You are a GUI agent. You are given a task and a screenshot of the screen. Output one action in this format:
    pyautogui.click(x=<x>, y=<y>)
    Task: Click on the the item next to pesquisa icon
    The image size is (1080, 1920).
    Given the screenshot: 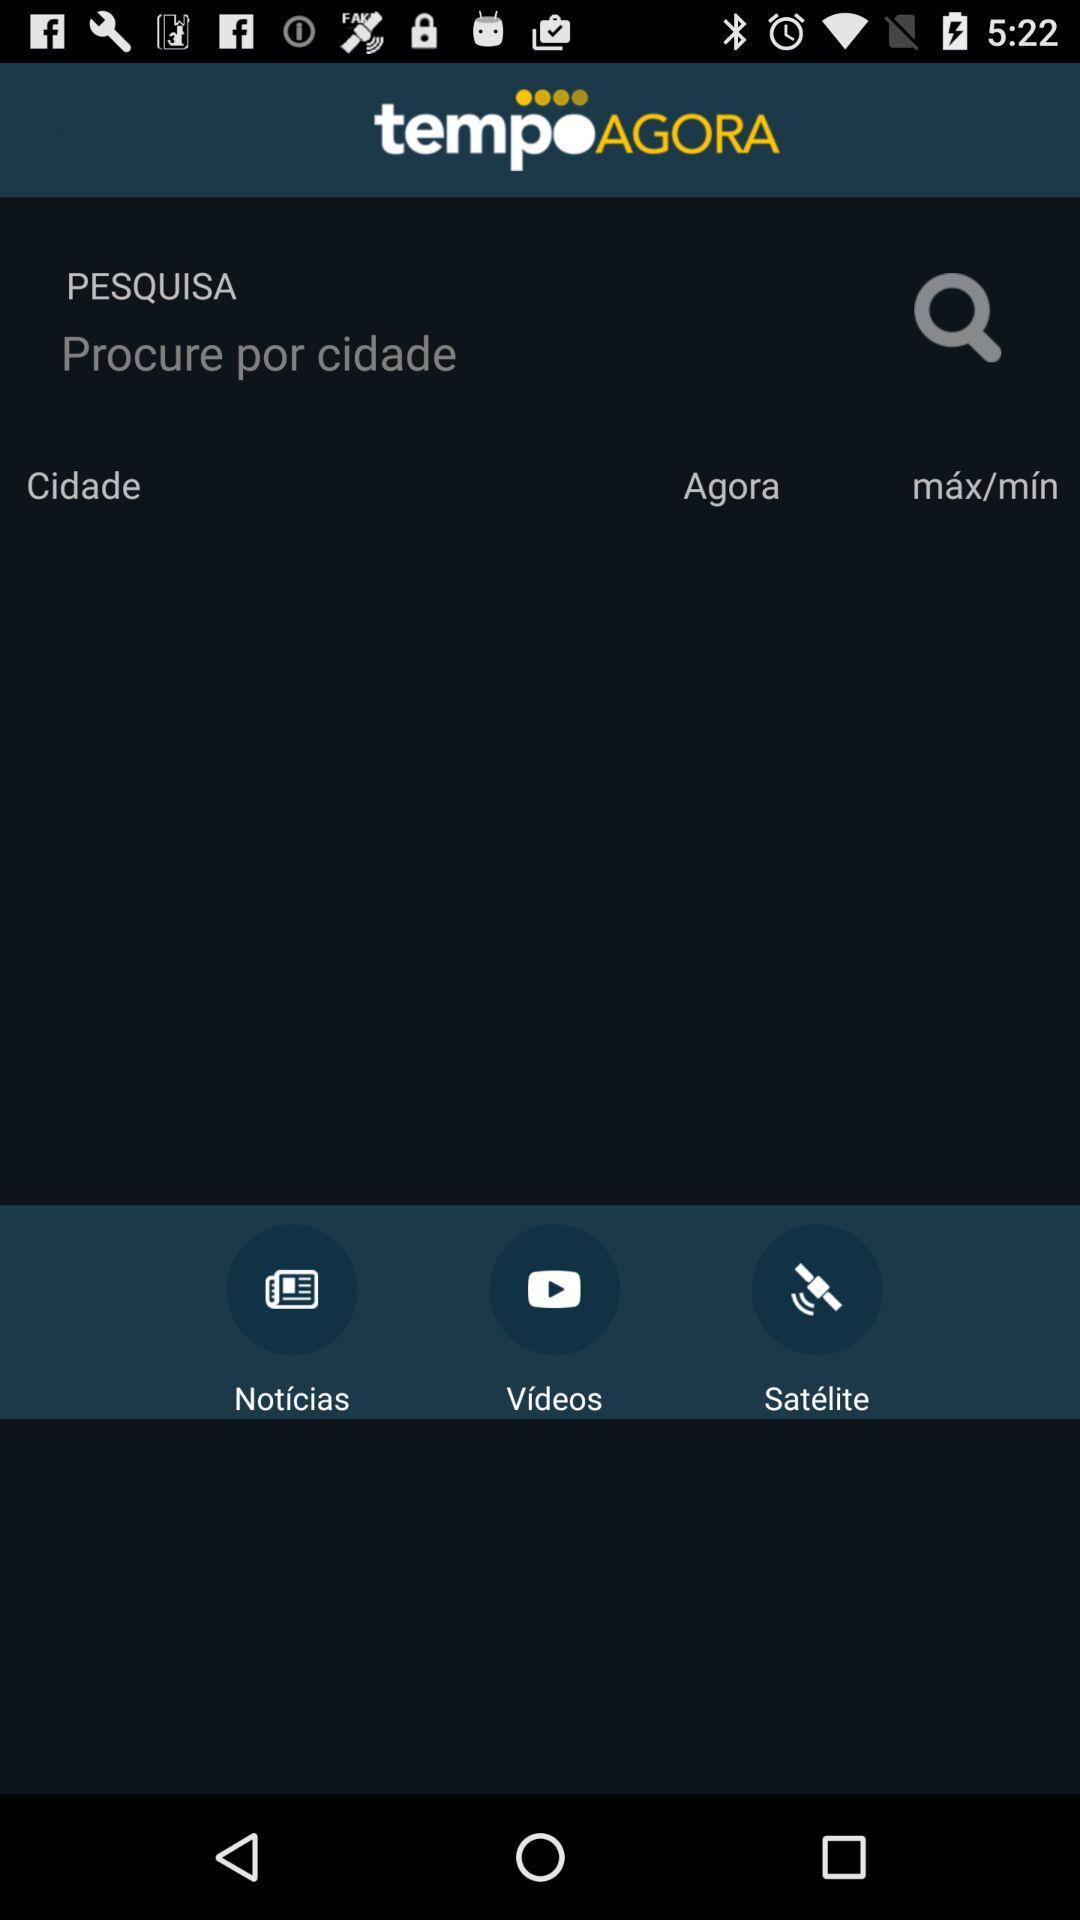 What is the action you would take?
    pyautogui.click(x=956, y=316)
    